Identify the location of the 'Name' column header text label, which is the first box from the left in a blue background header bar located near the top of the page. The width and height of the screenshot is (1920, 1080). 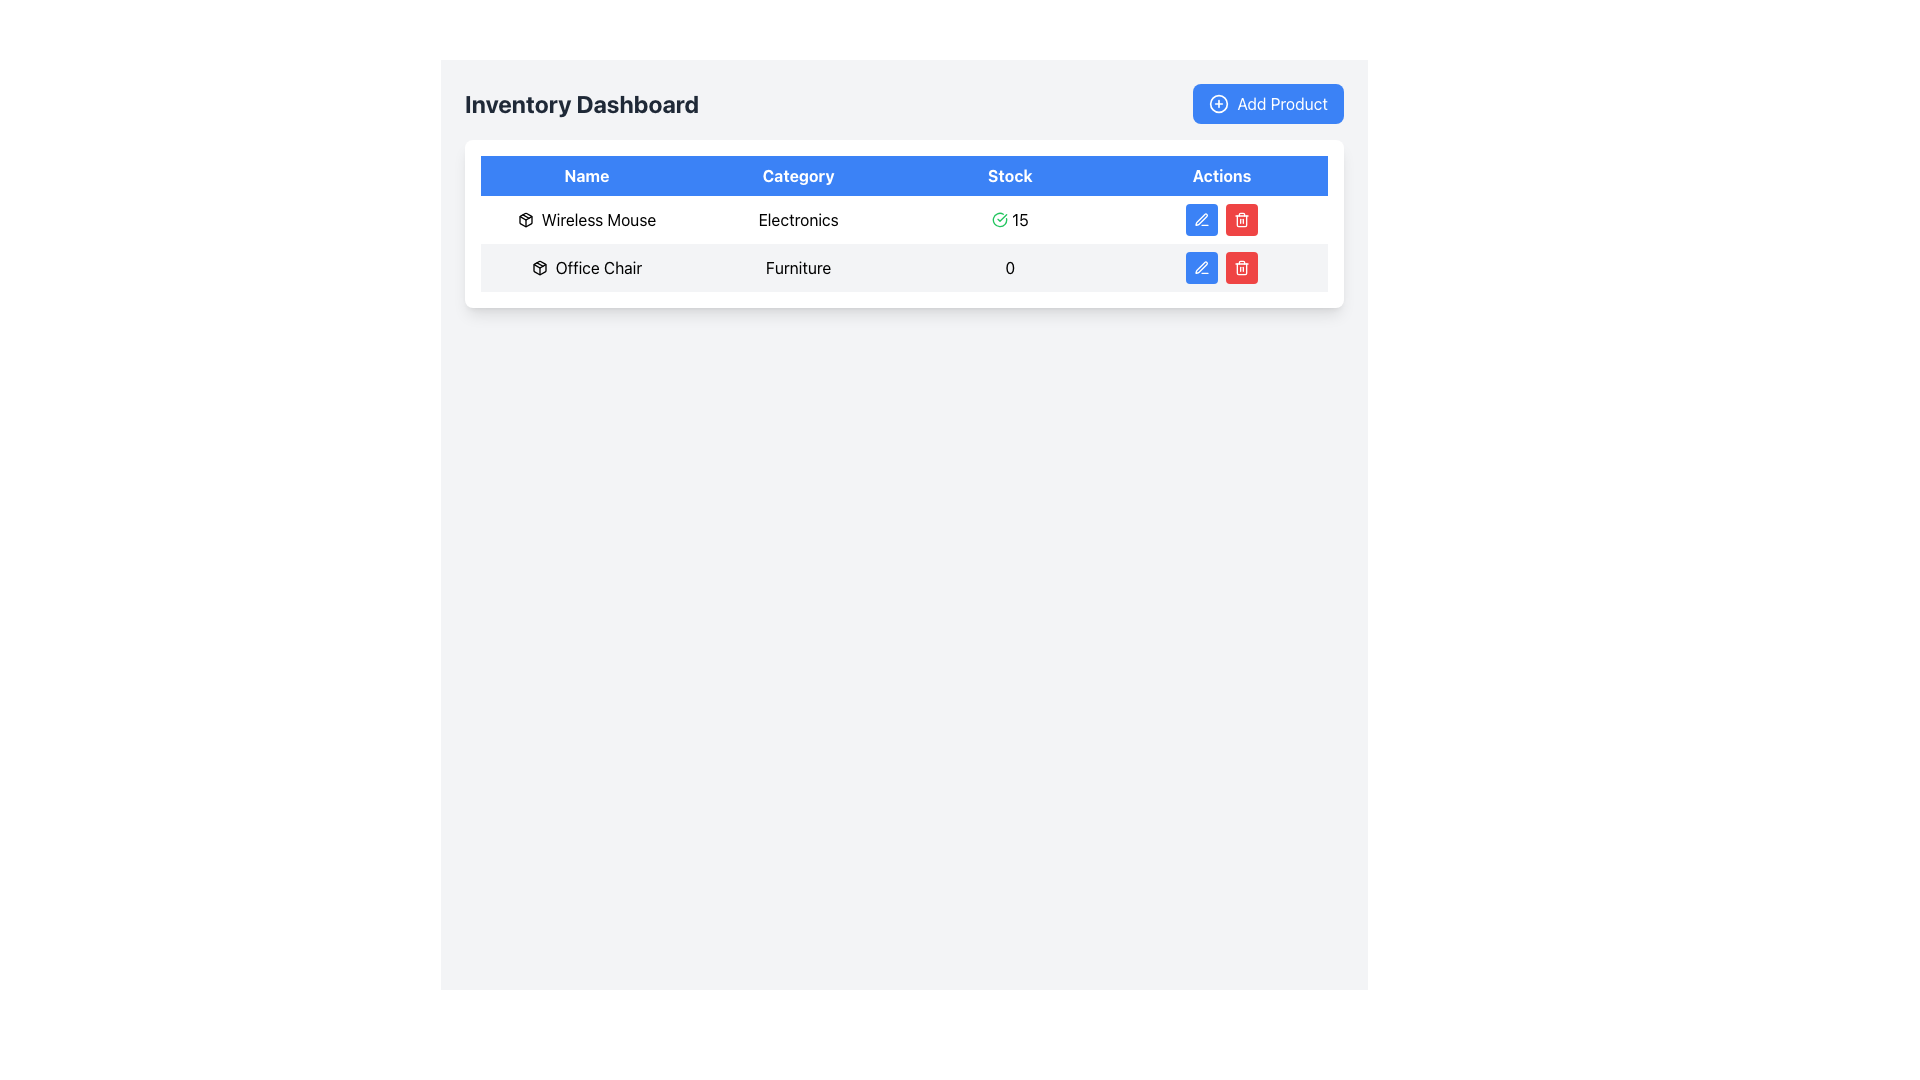
(585, 175).